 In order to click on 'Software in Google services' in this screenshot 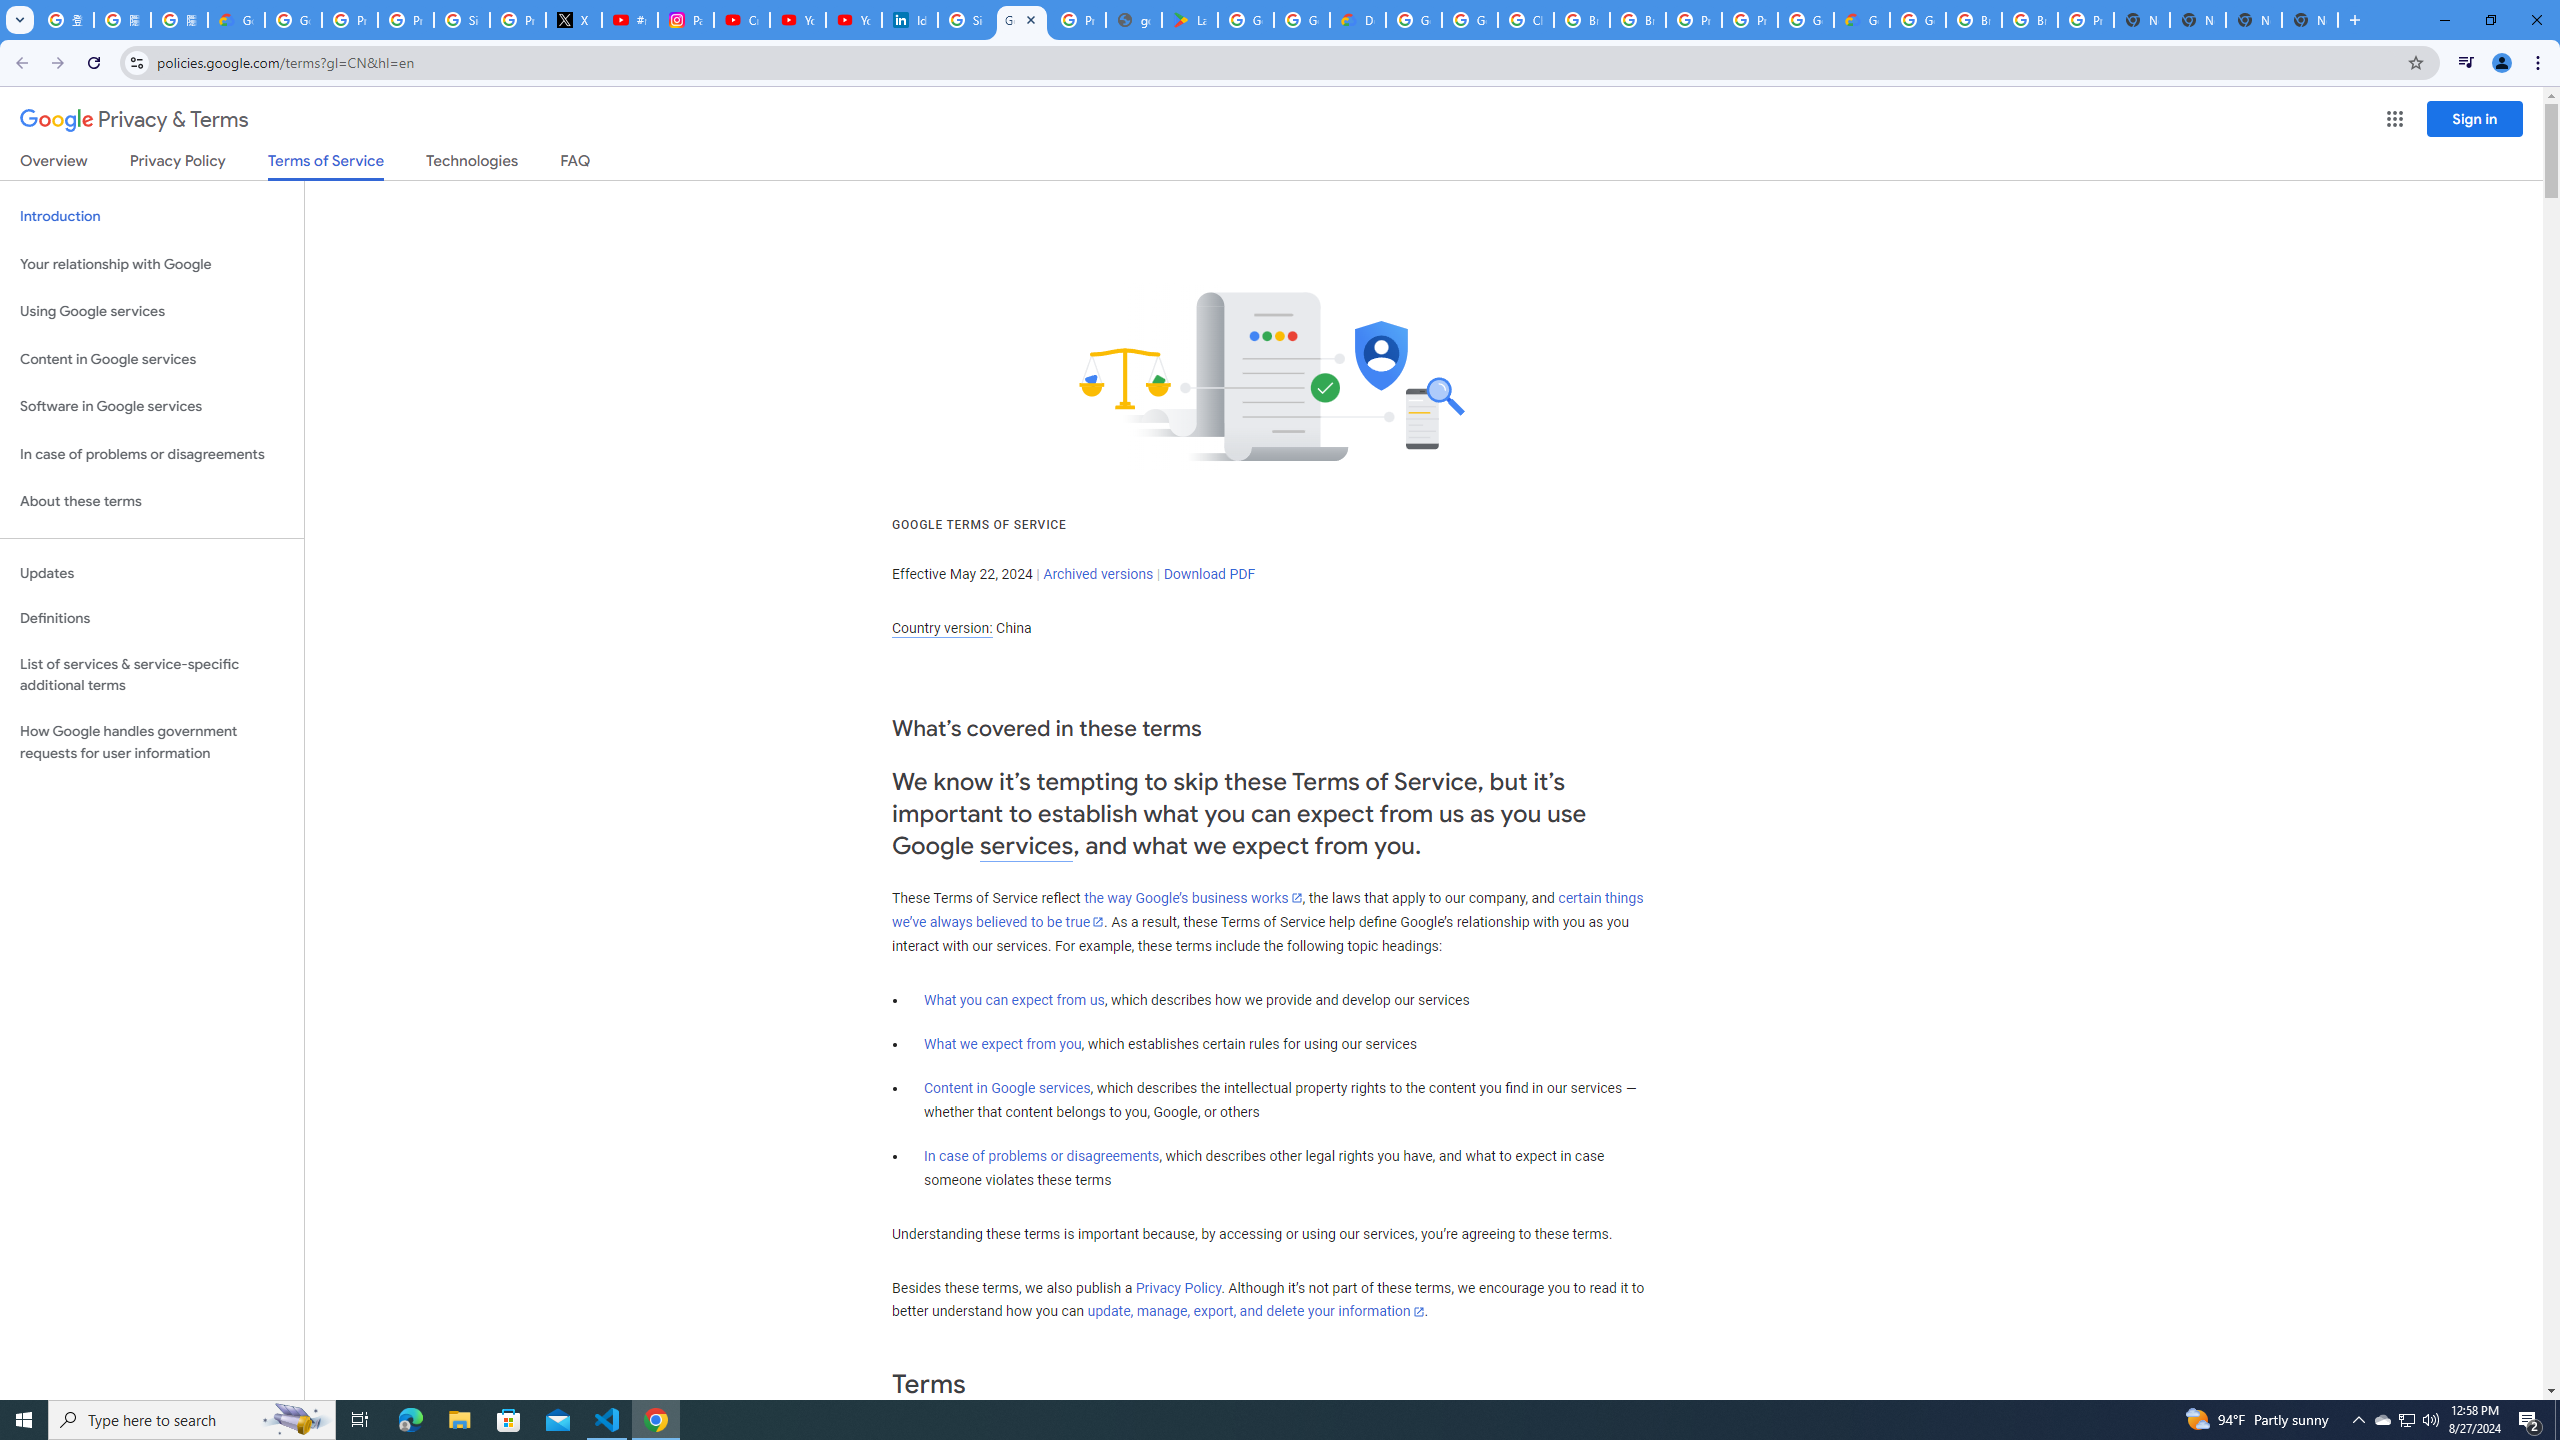, I will do `click(151, 405)`.